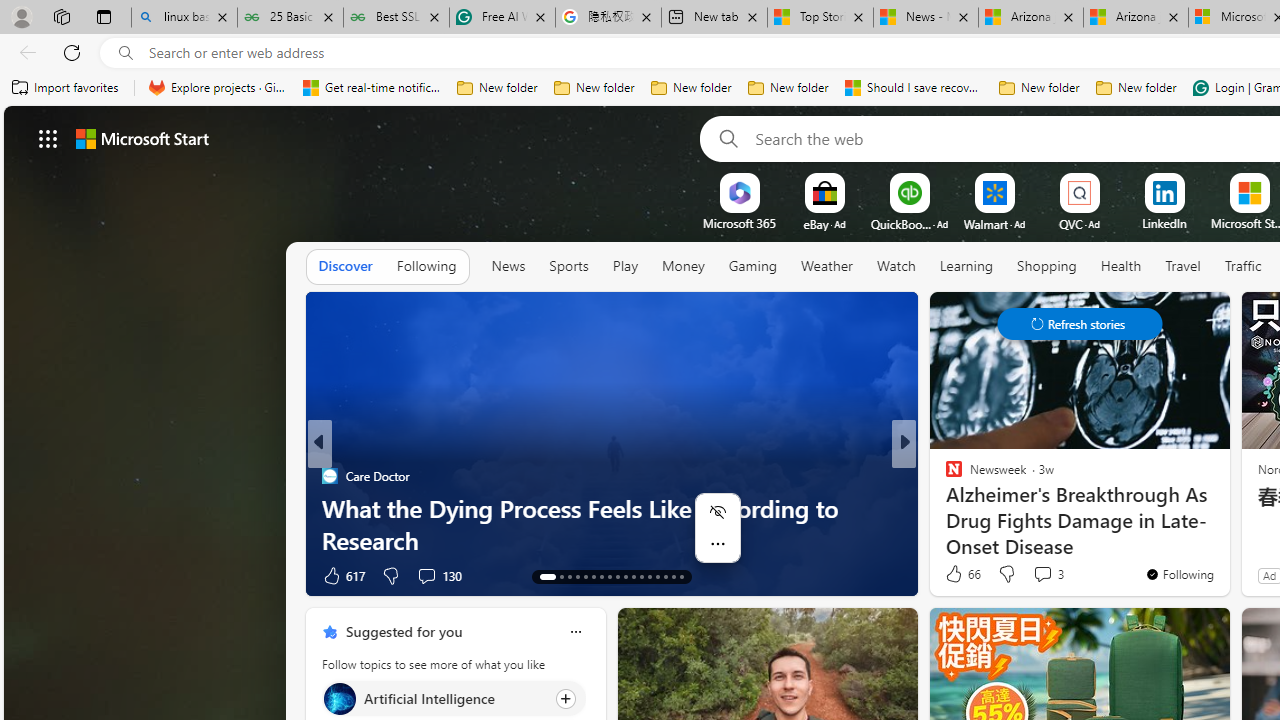 The image size is (1280, 720). I want to click on 'View comments 137 Comment', so click(1036, 575).